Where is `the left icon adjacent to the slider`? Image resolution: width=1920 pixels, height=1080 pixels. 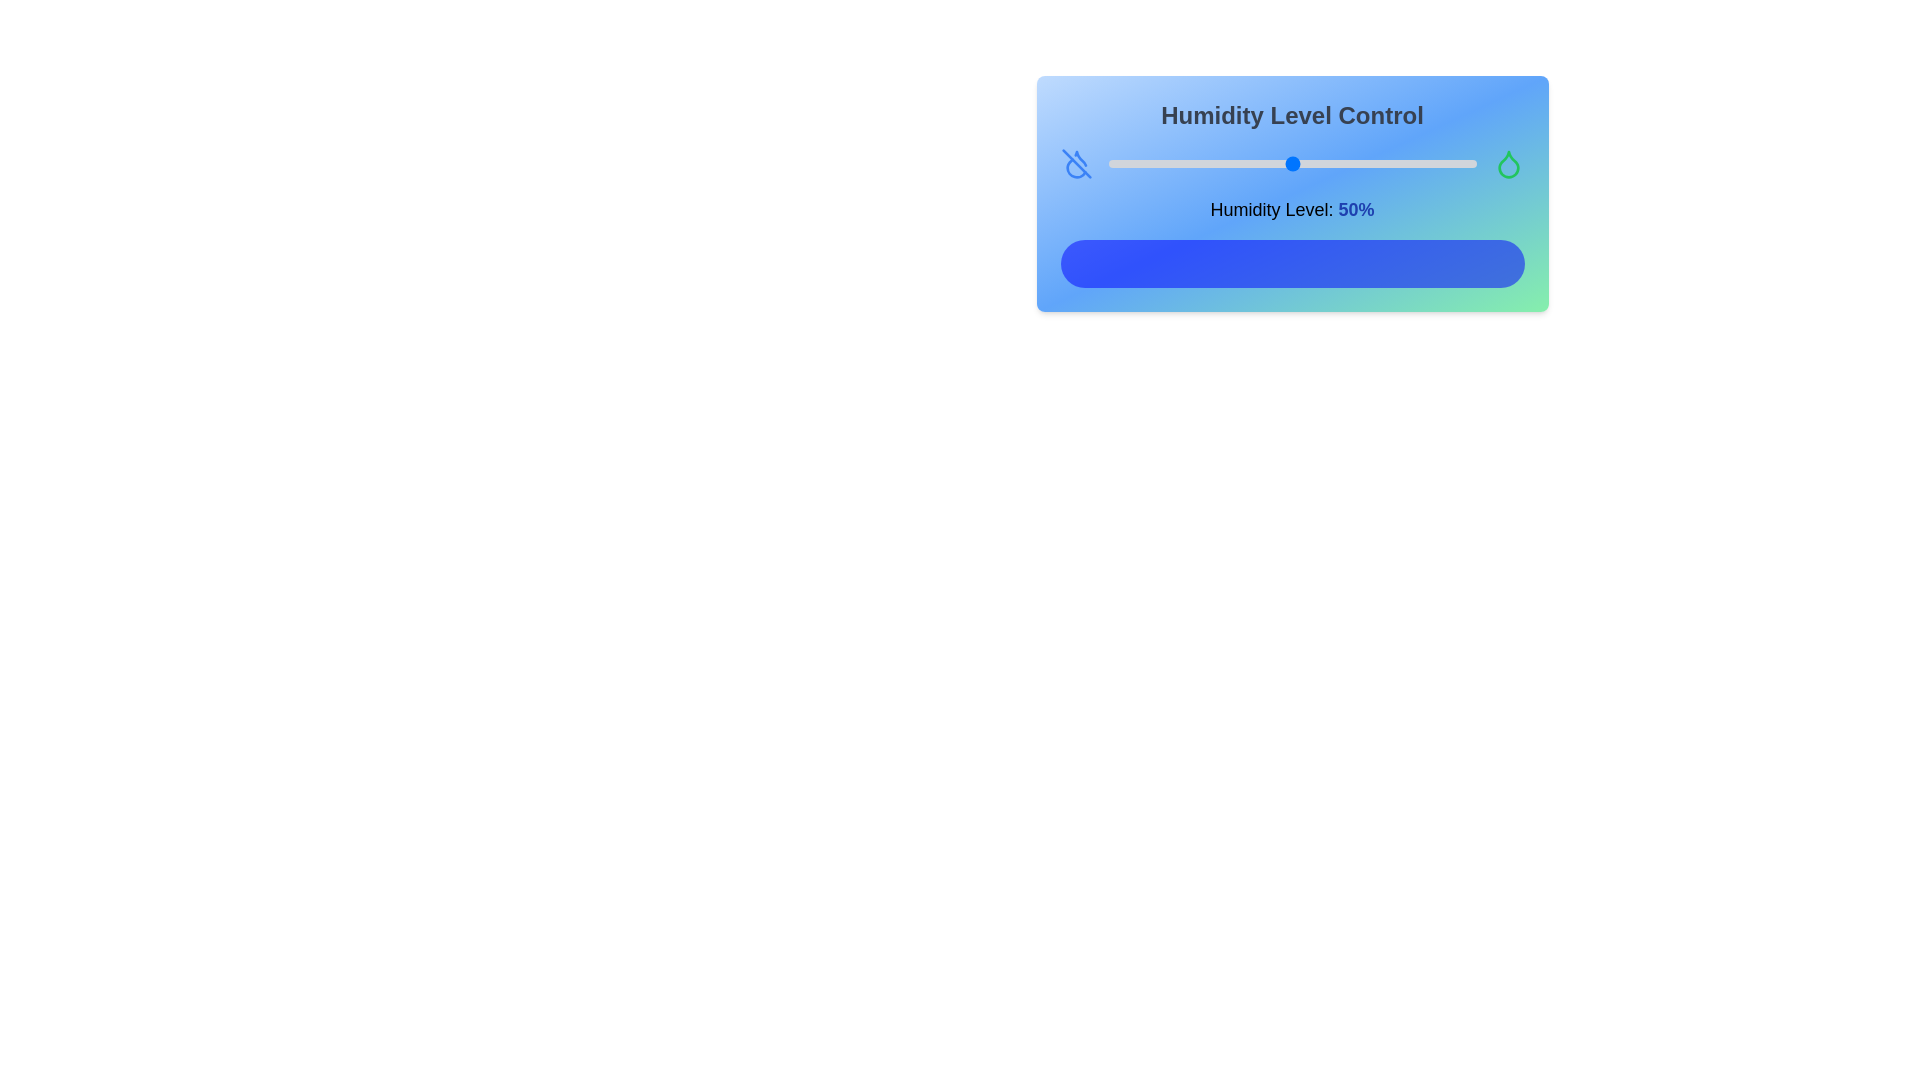
the left icon adjacent to the slider is located at coordinates (1075, 163).